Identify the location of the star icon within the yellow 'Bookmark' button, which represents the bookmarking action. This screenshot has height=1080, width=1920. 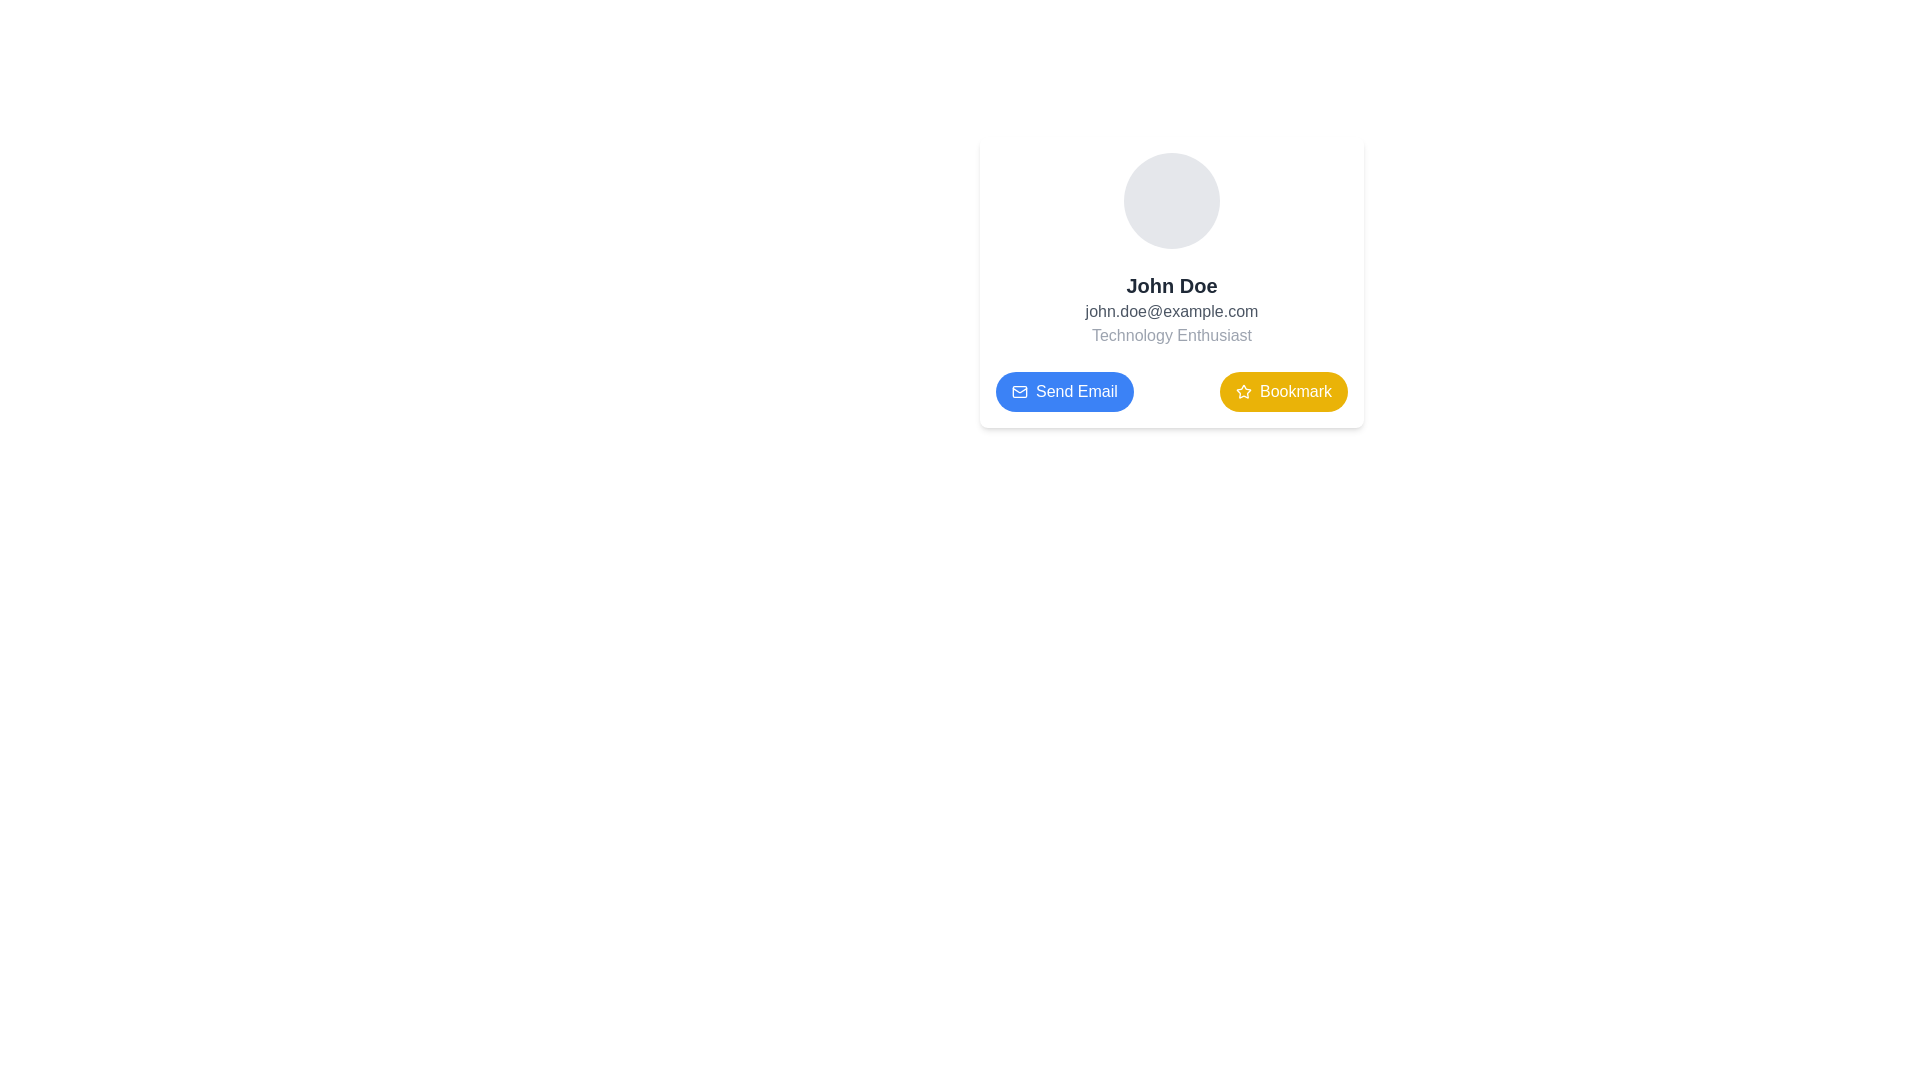
(1242, 392).